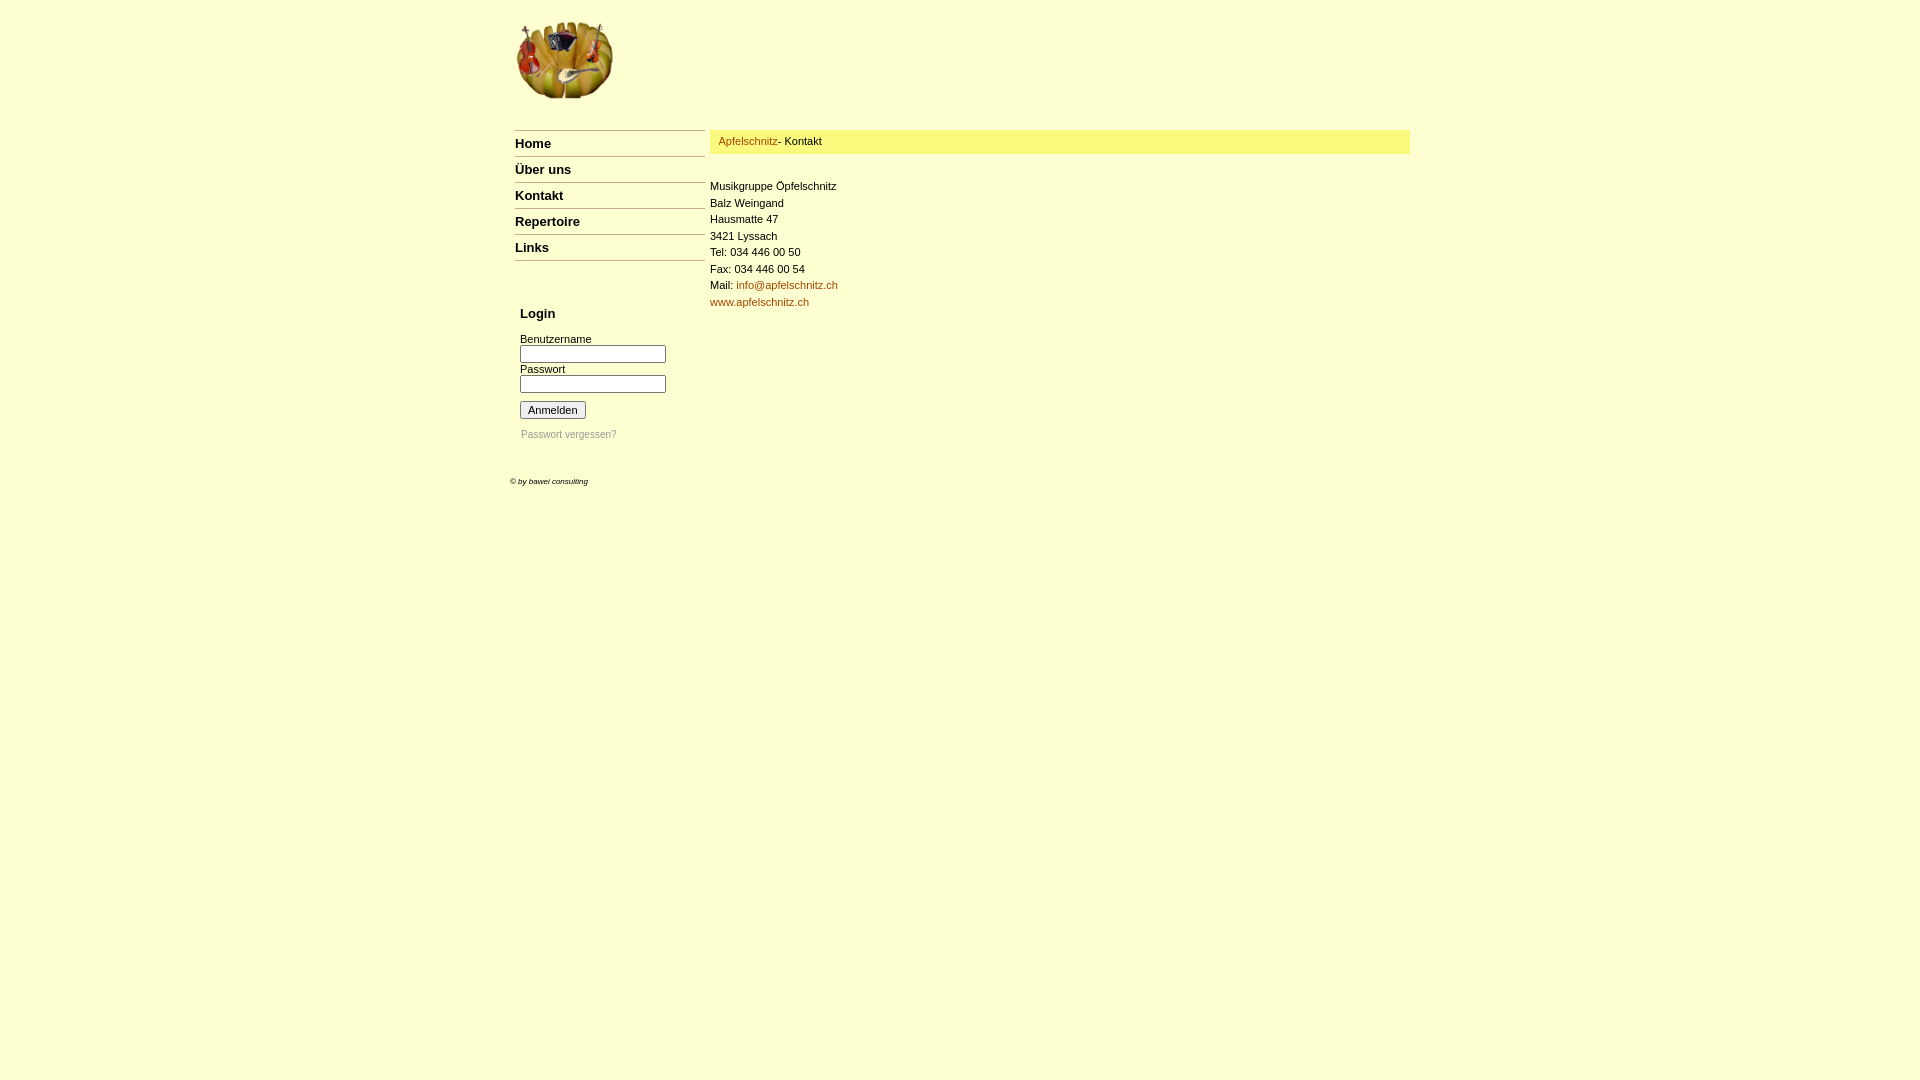 Image resolution: width=1920 pixels, height=1080 pixels. Describe the element at coordinates (547, 221) in the screenshot. I see `'Repertoire'` at that location.